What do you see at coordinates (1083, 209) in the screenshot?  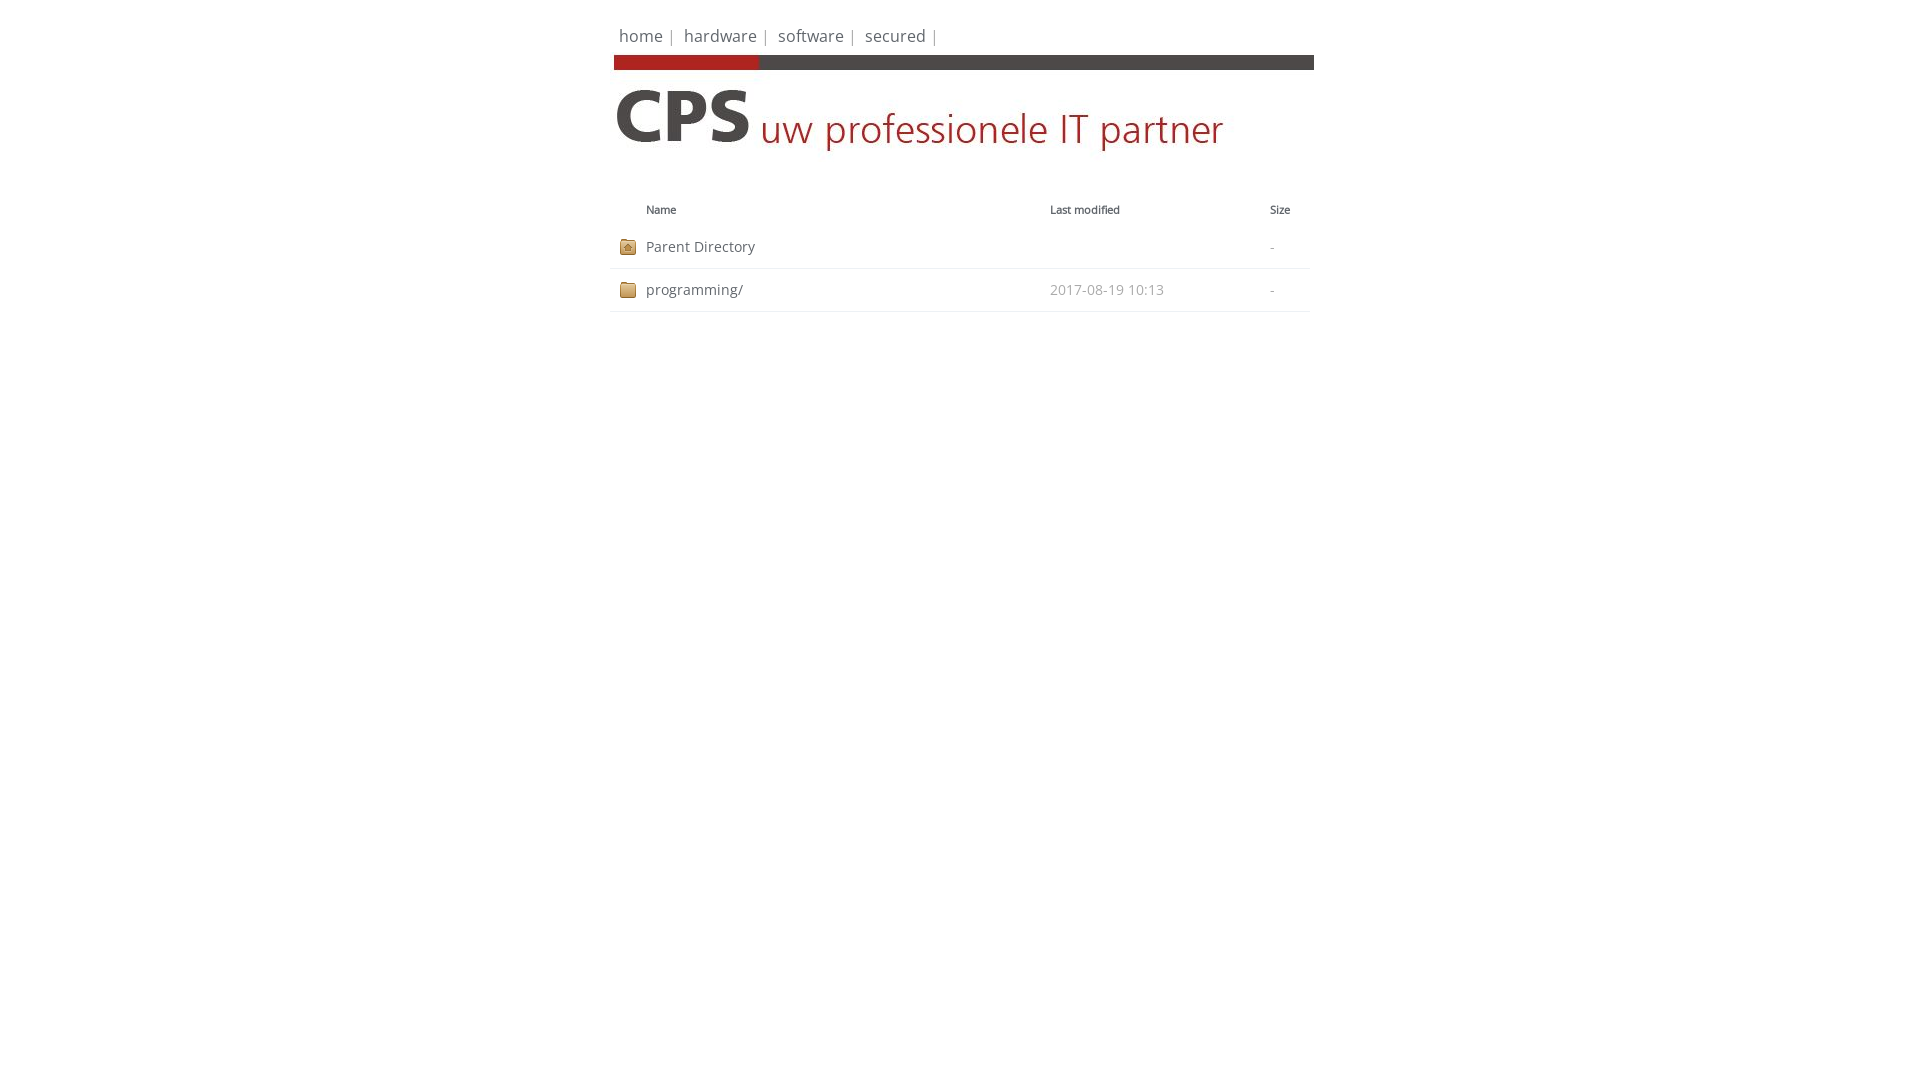 I see `'Last modified'` at bounding box center [1083, 209].